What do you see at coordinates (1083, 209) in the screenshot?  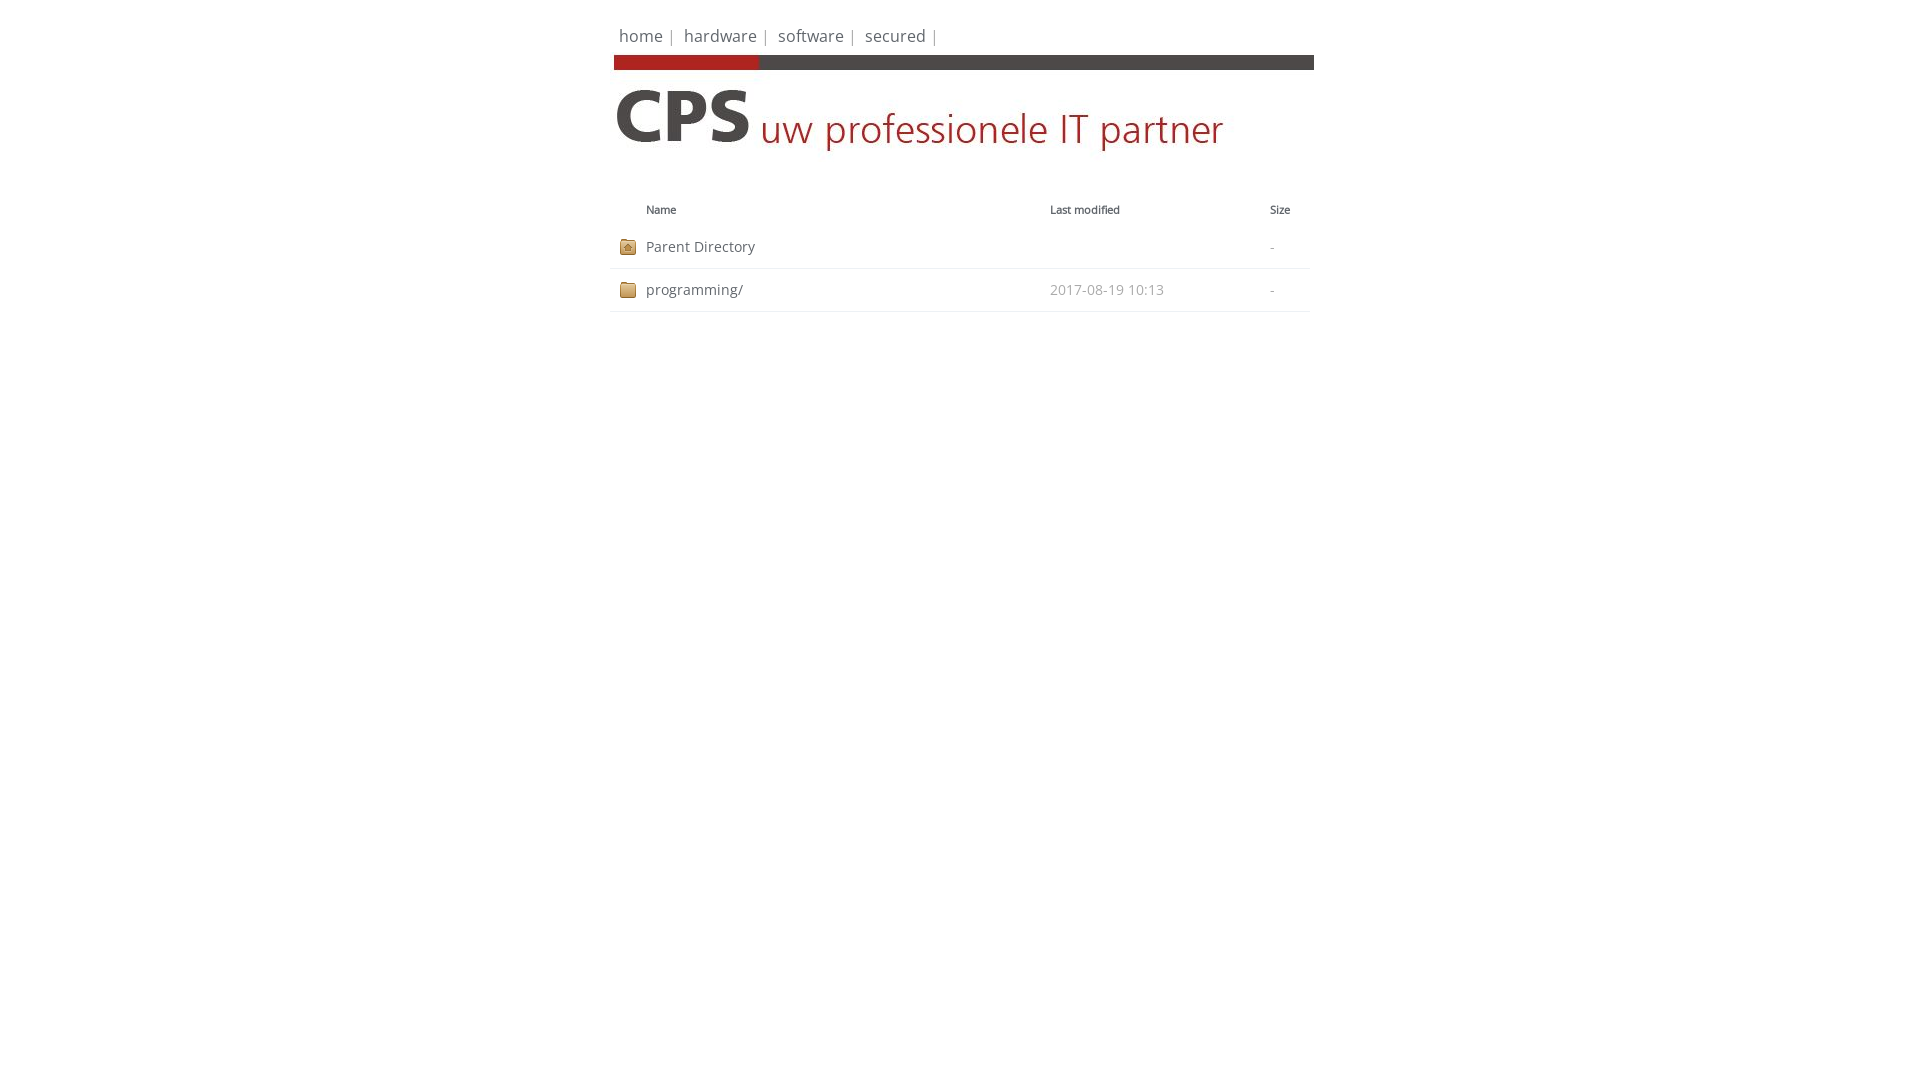 I see `'Last modified'` at bounding box center [1083, 209].